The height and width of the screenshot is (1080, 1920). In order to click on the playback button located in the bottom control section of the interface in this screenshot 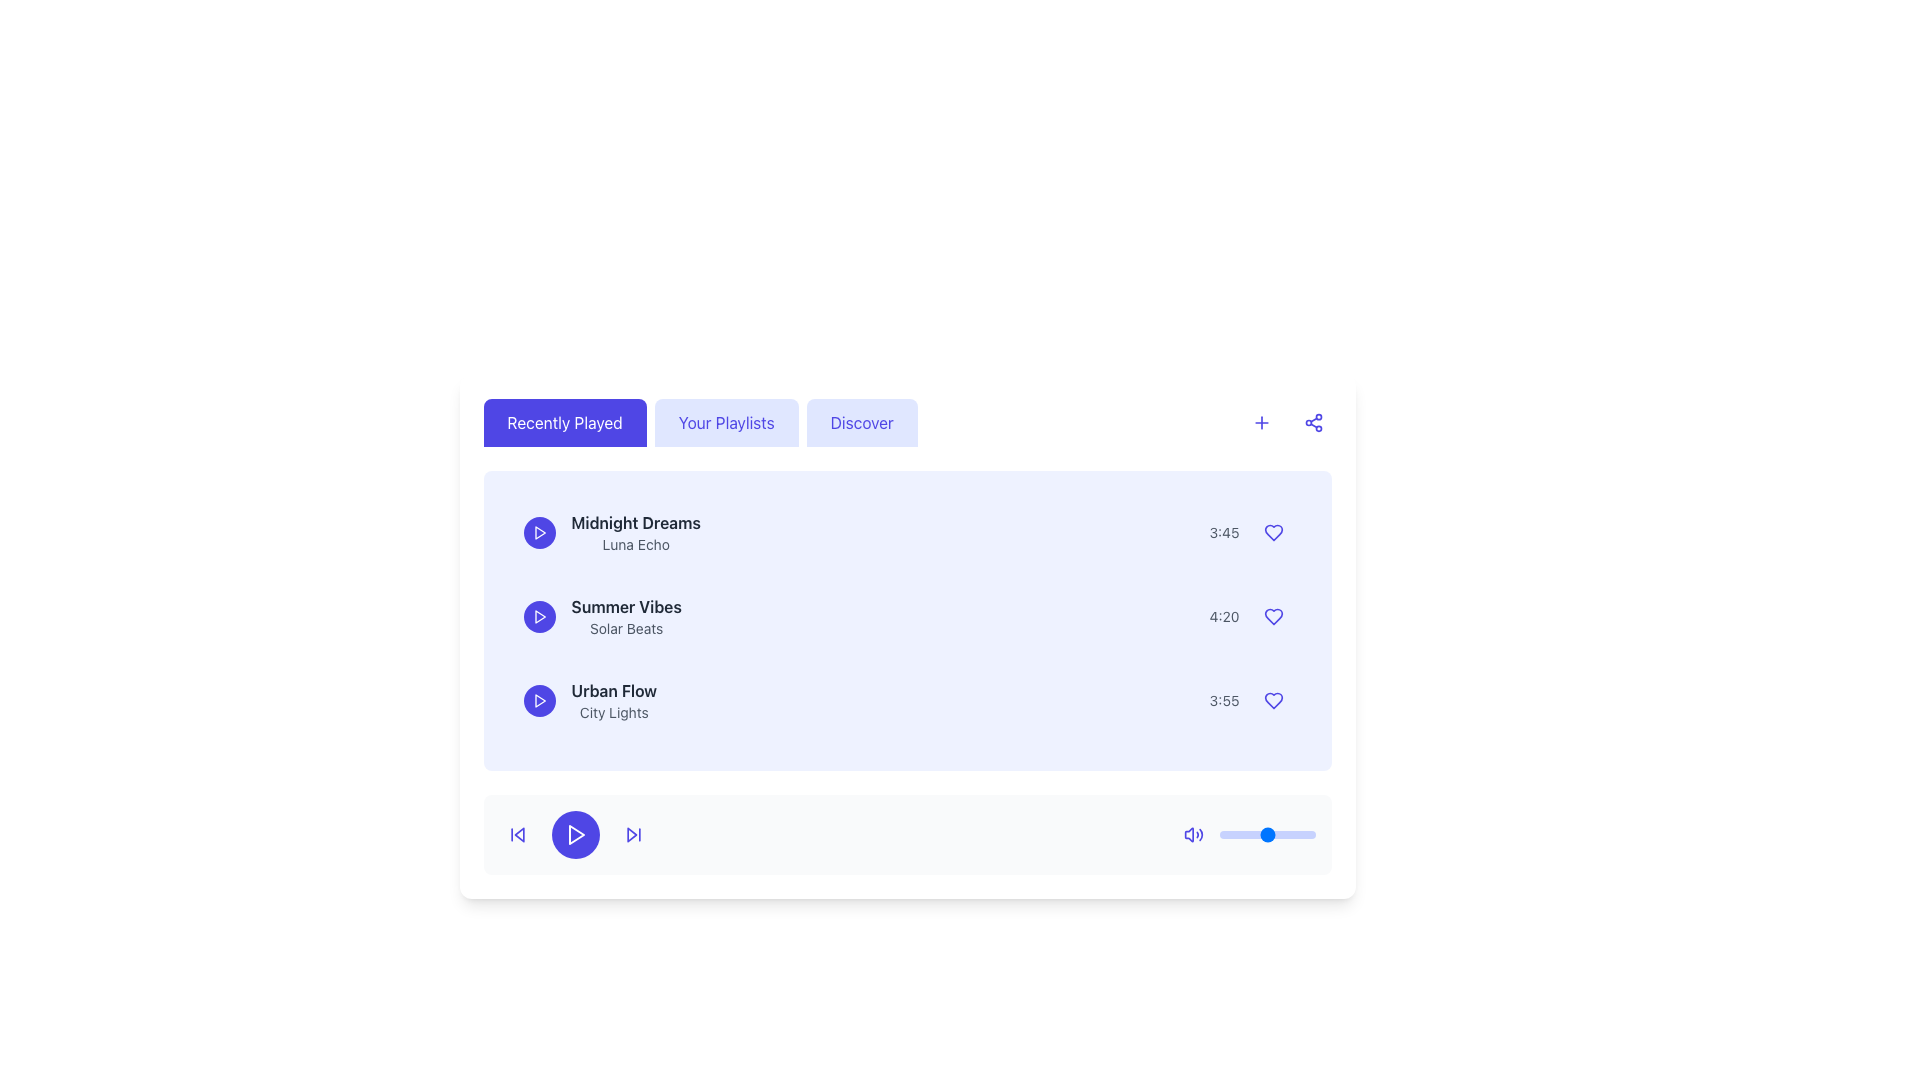, I will do `click(539, 700)`.